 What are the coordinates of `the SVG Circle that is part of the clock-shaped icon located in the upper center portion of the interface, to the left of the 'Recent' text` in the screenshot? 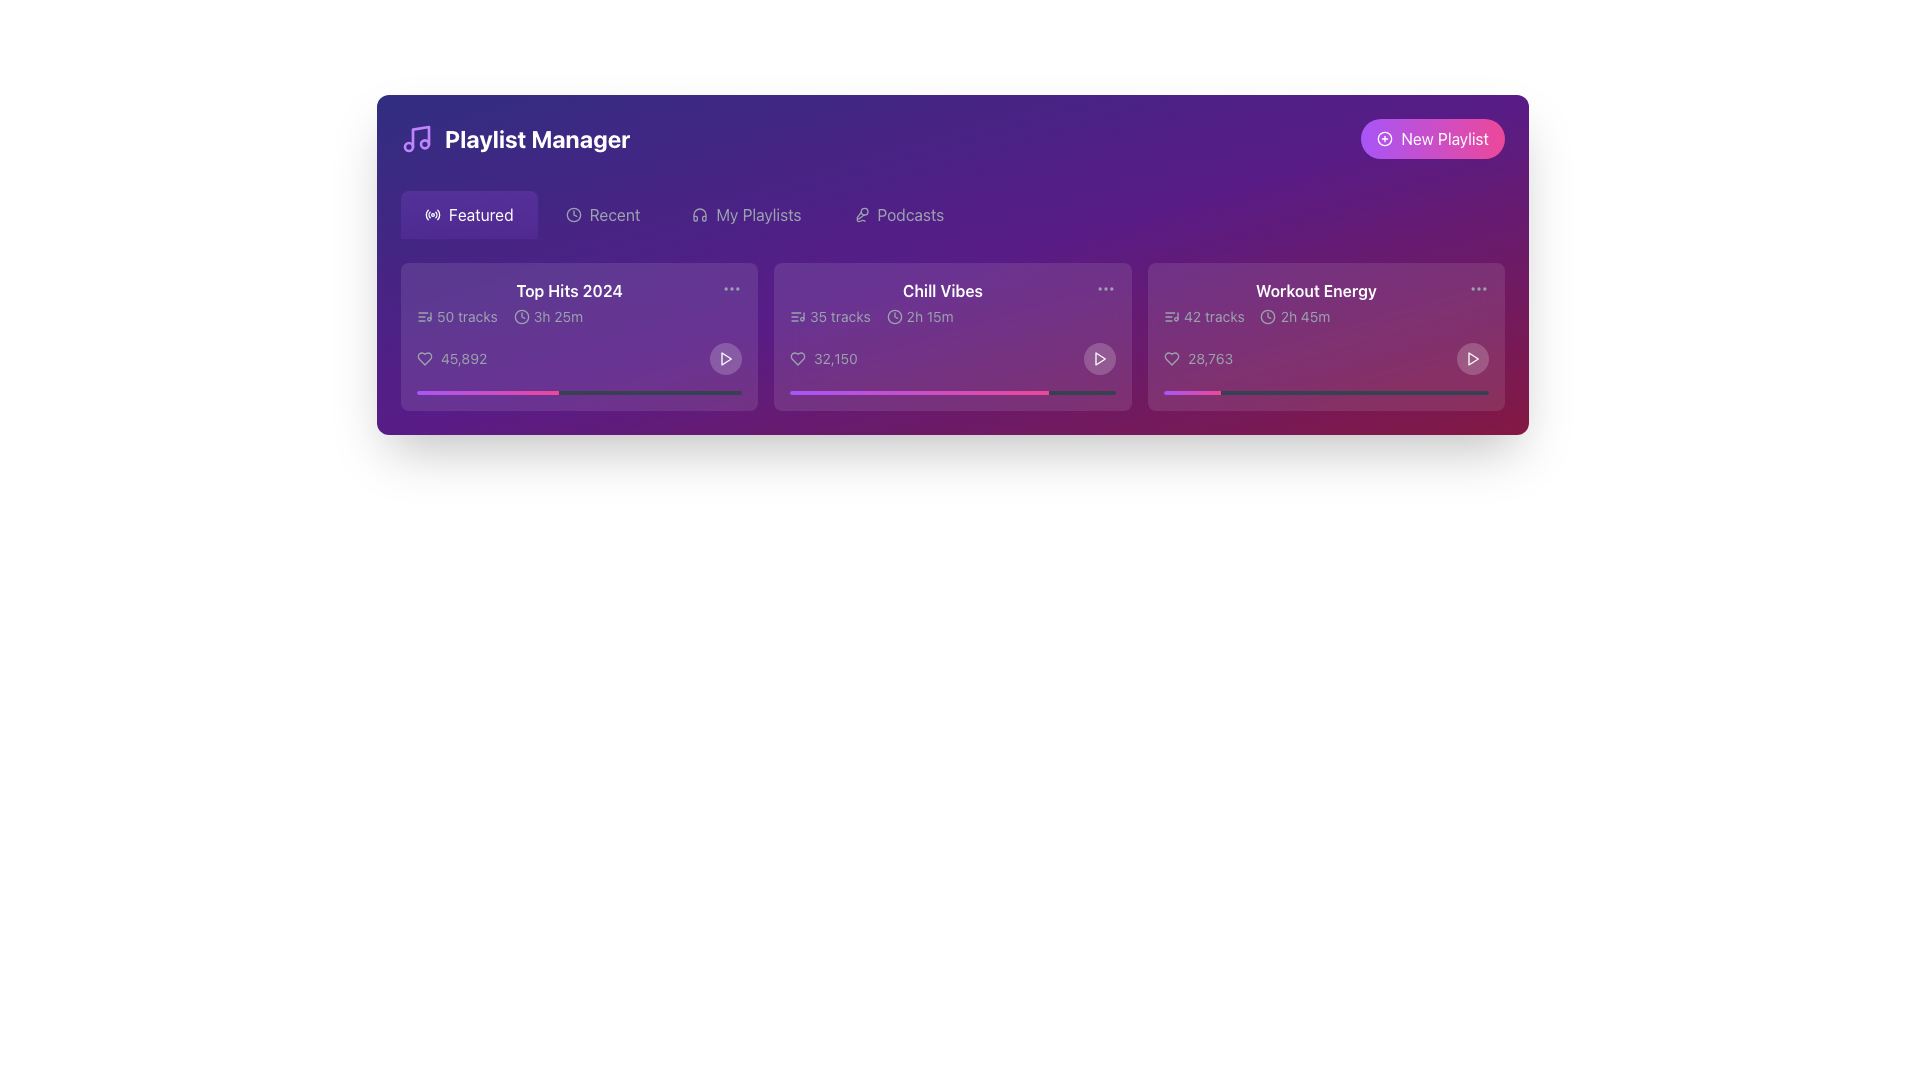 It's located at (572, 215).